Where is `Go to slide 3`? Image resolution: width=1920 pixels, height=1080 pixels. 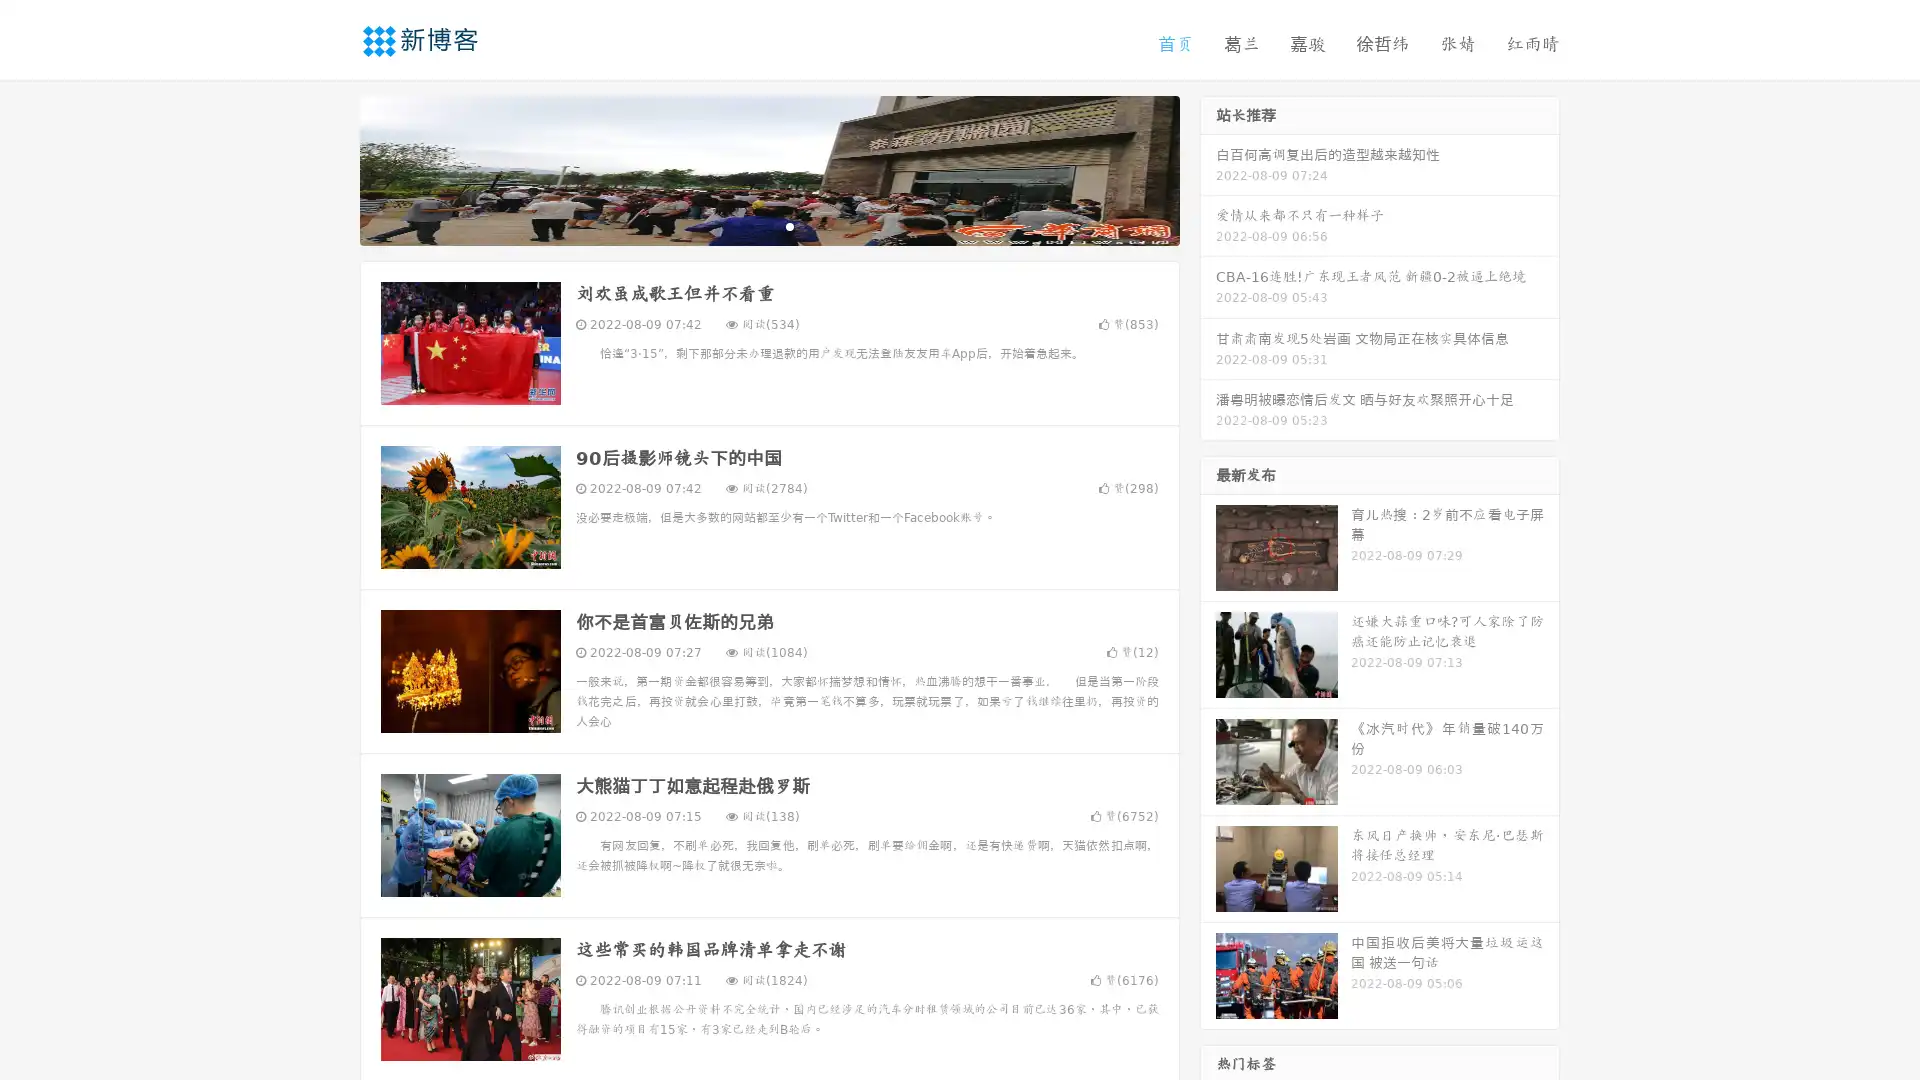 Go to slide 3 is located at coordinates (789, 225).